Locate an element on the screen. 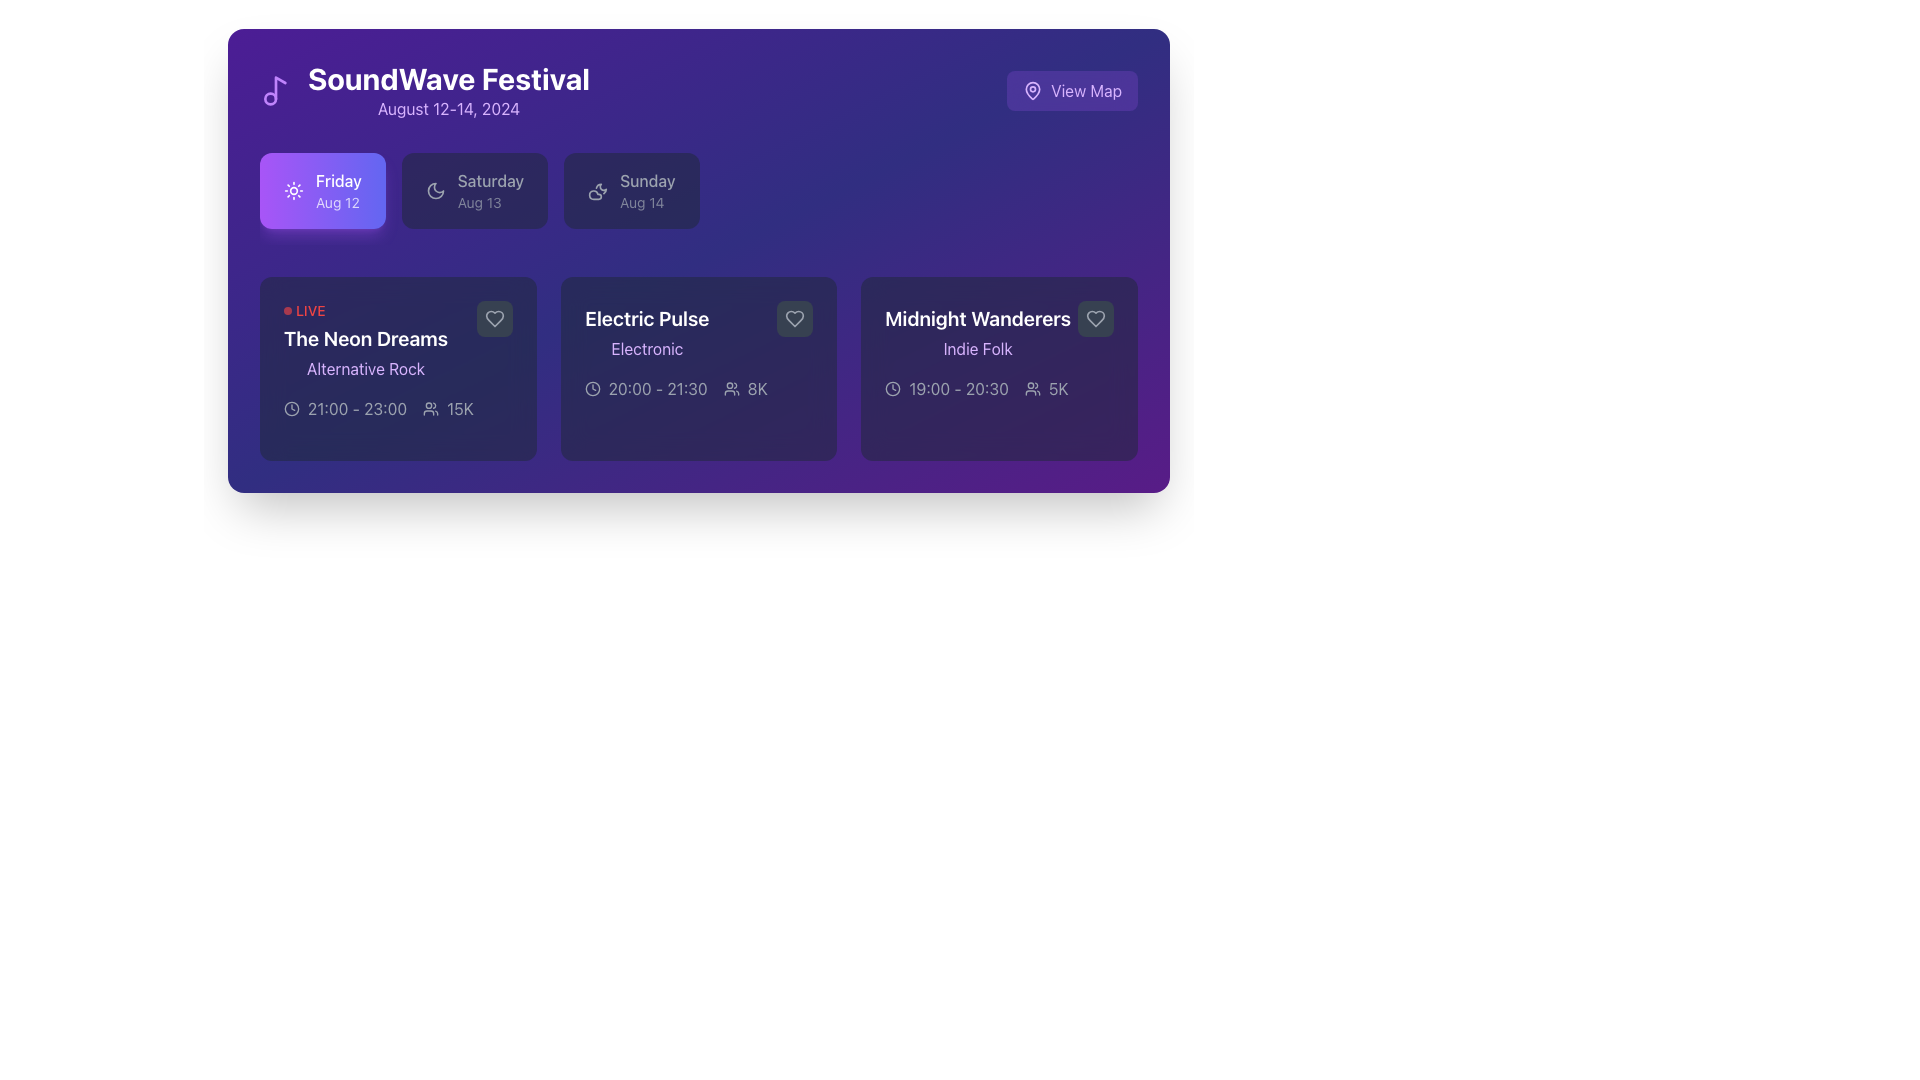 The image size is (1920, 1080). the live status represented by the animated indicator located at the top-left corner of the purple card for the event titled 'The Neon Dreams' is located at coordinates (303, 311).